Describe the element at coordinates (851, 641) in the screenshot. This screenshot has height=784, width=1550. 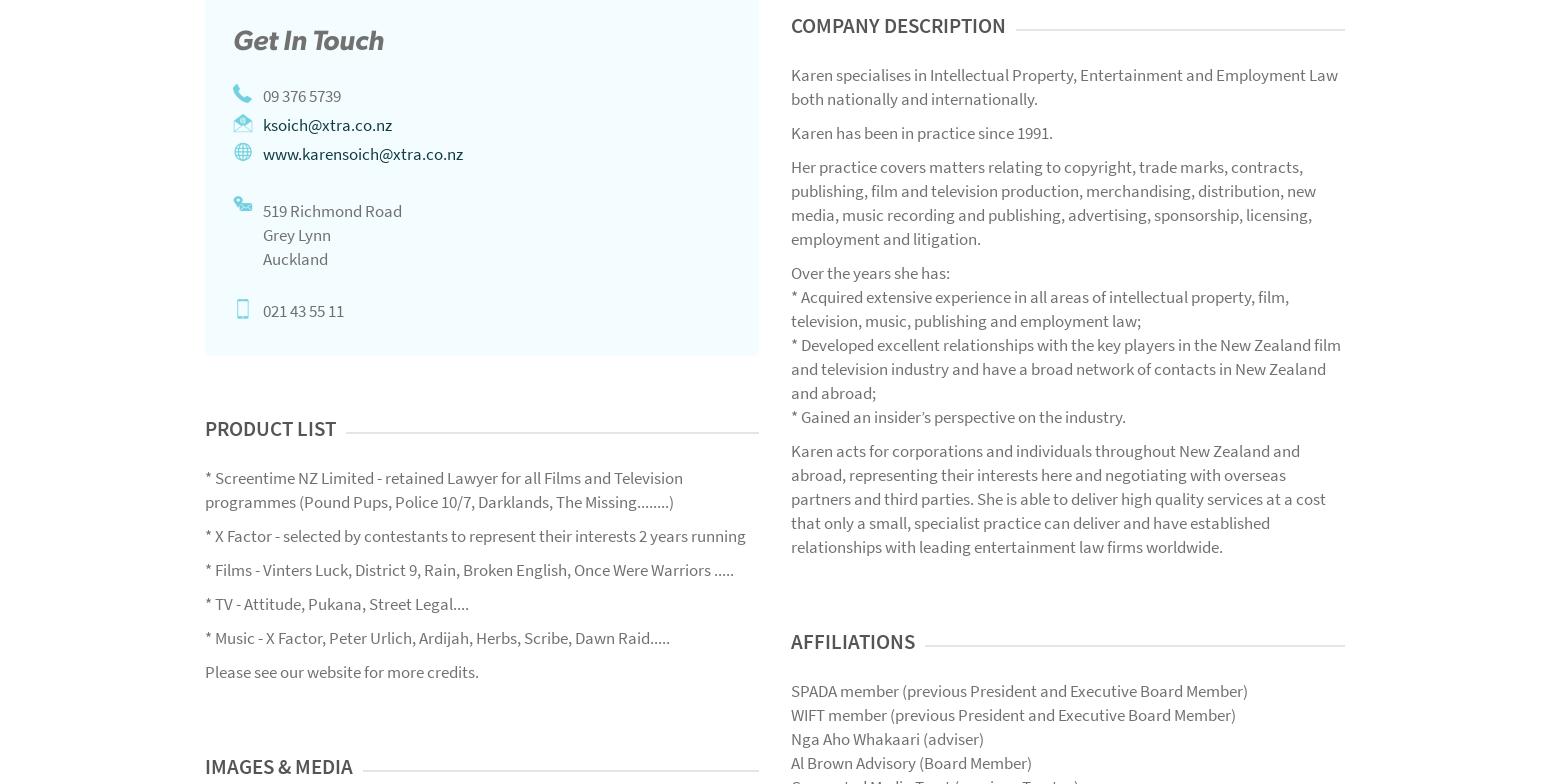
I see `'Affiliations'` at that location.